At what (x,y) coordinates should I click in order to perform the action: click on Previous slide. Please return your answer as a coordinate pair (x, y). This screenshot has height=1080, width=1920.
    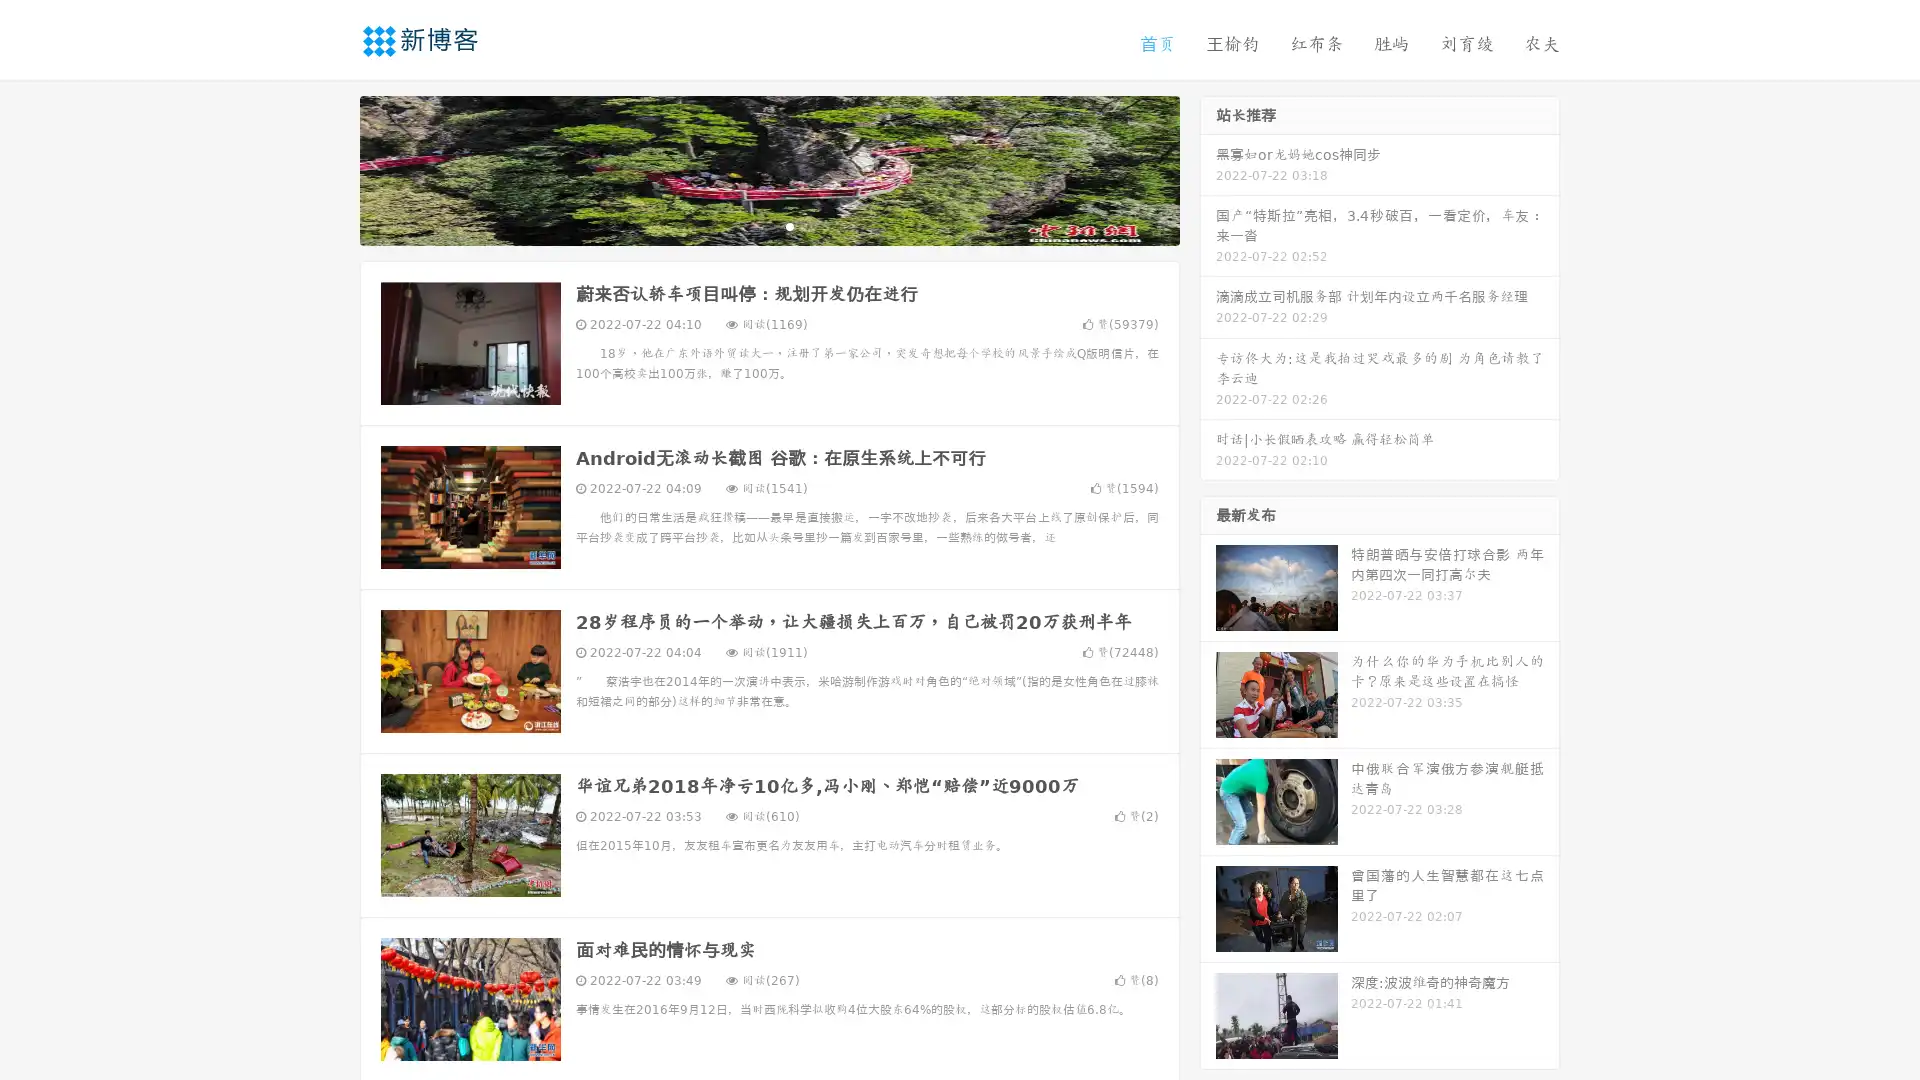
    Looking at the image, I should click on (330, 168).